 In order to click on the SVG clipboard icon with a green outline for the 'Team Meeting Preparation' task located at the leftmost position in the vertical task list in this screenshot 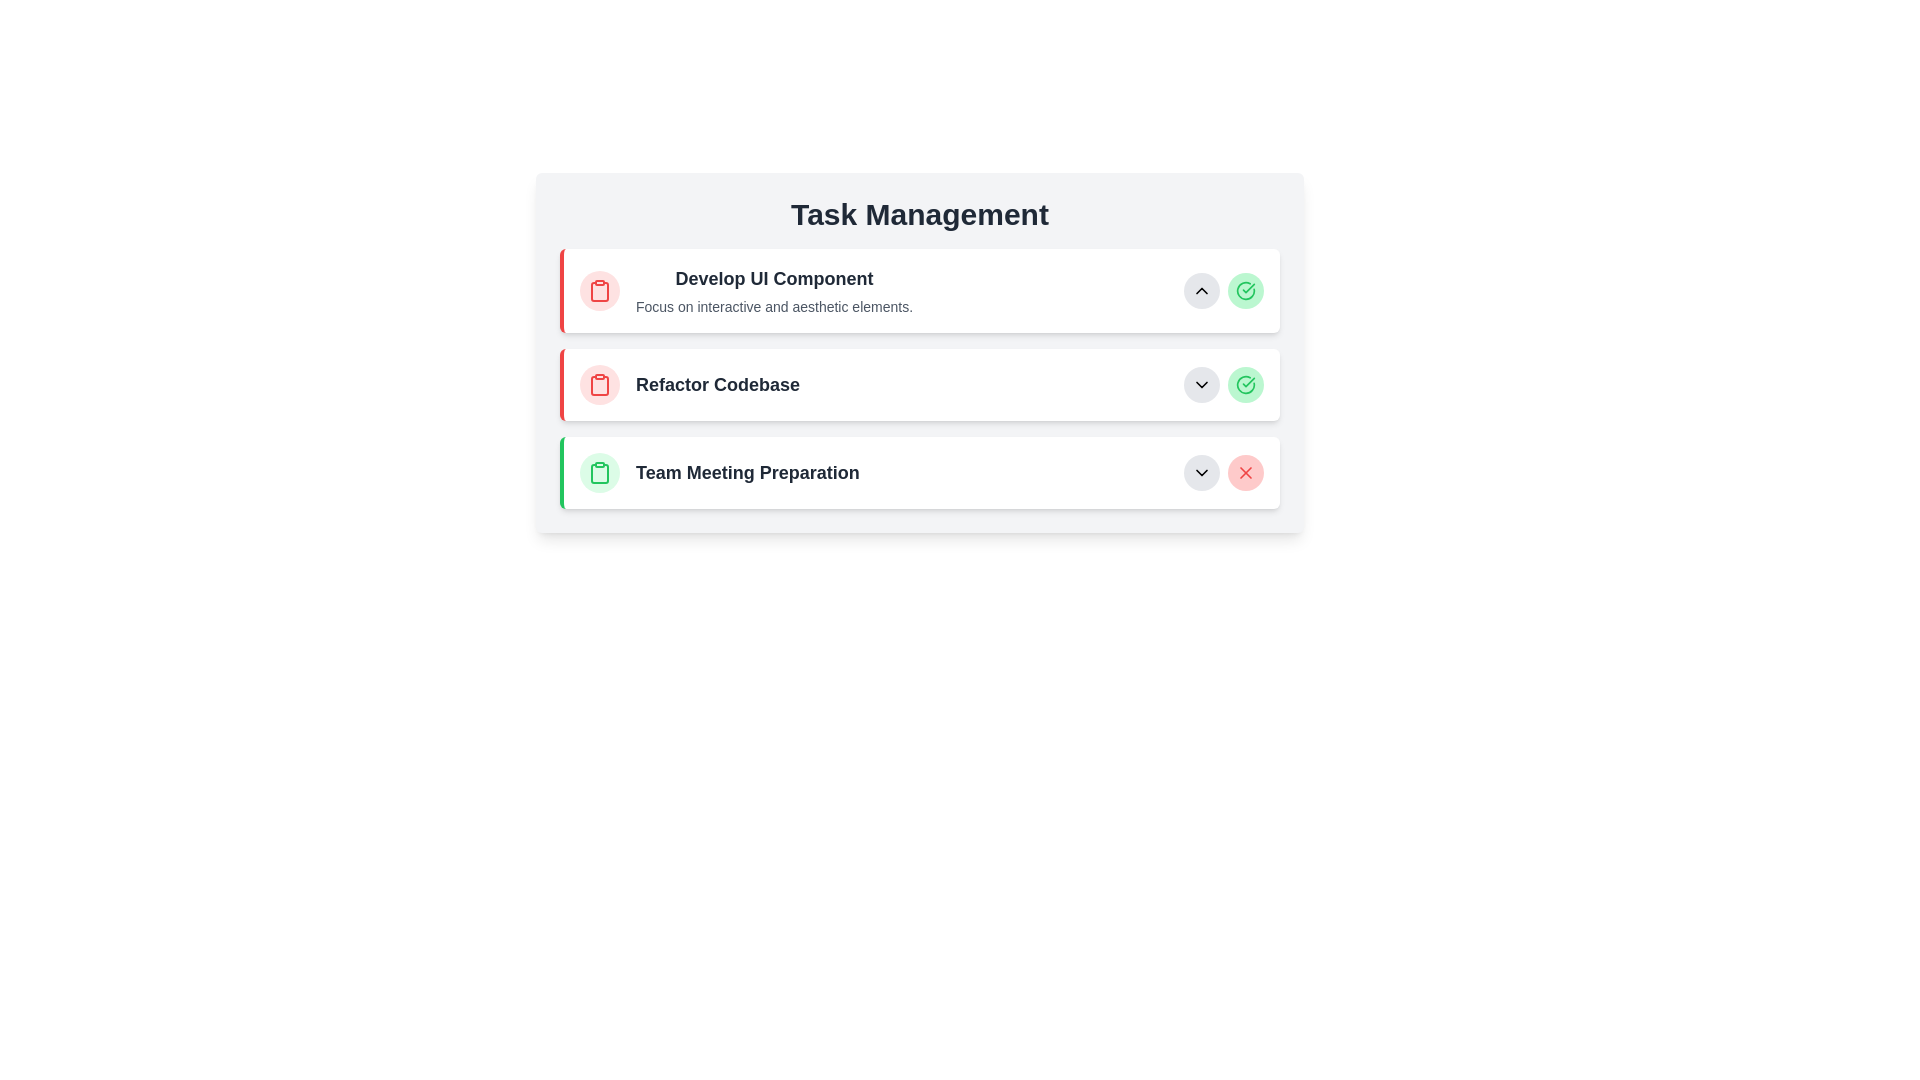, I will do `click(599, 473)`.